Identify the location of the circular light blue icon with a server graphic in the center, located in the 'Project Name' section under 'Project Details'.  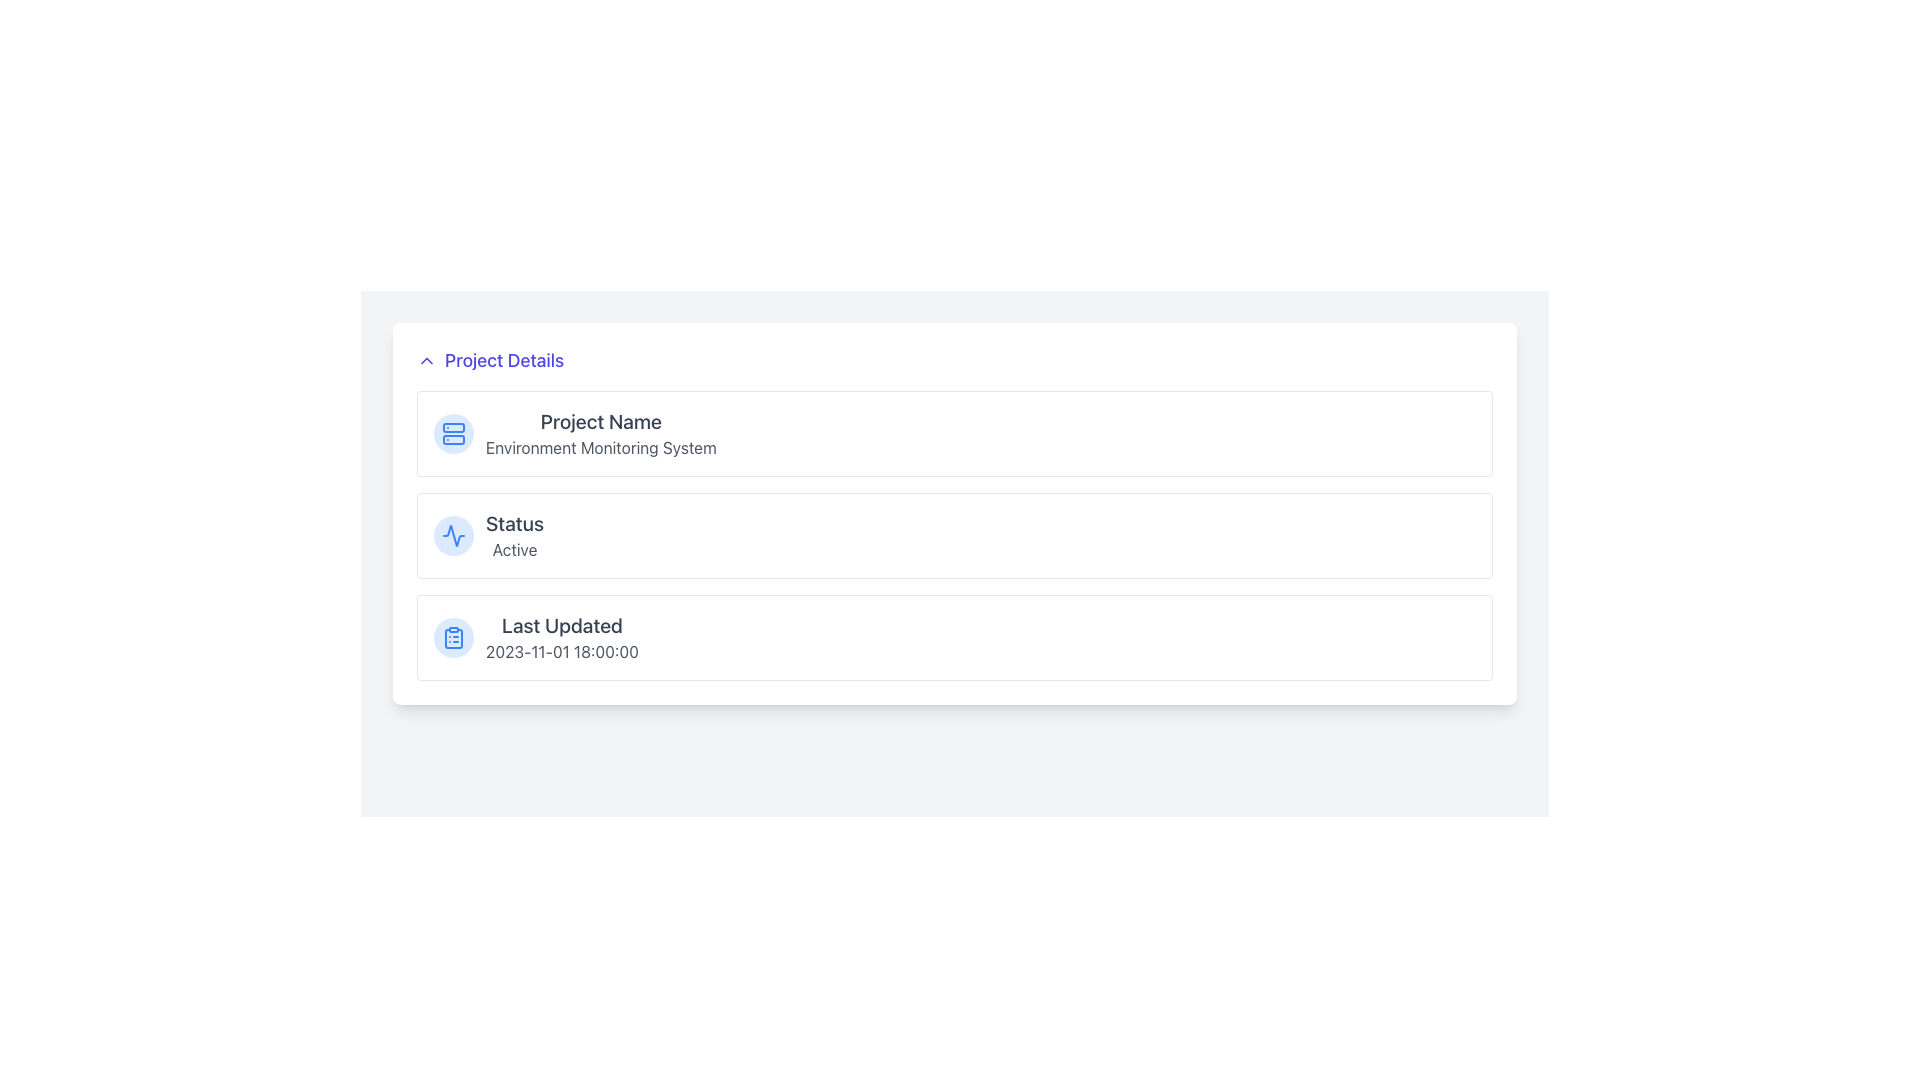
(453, 433).